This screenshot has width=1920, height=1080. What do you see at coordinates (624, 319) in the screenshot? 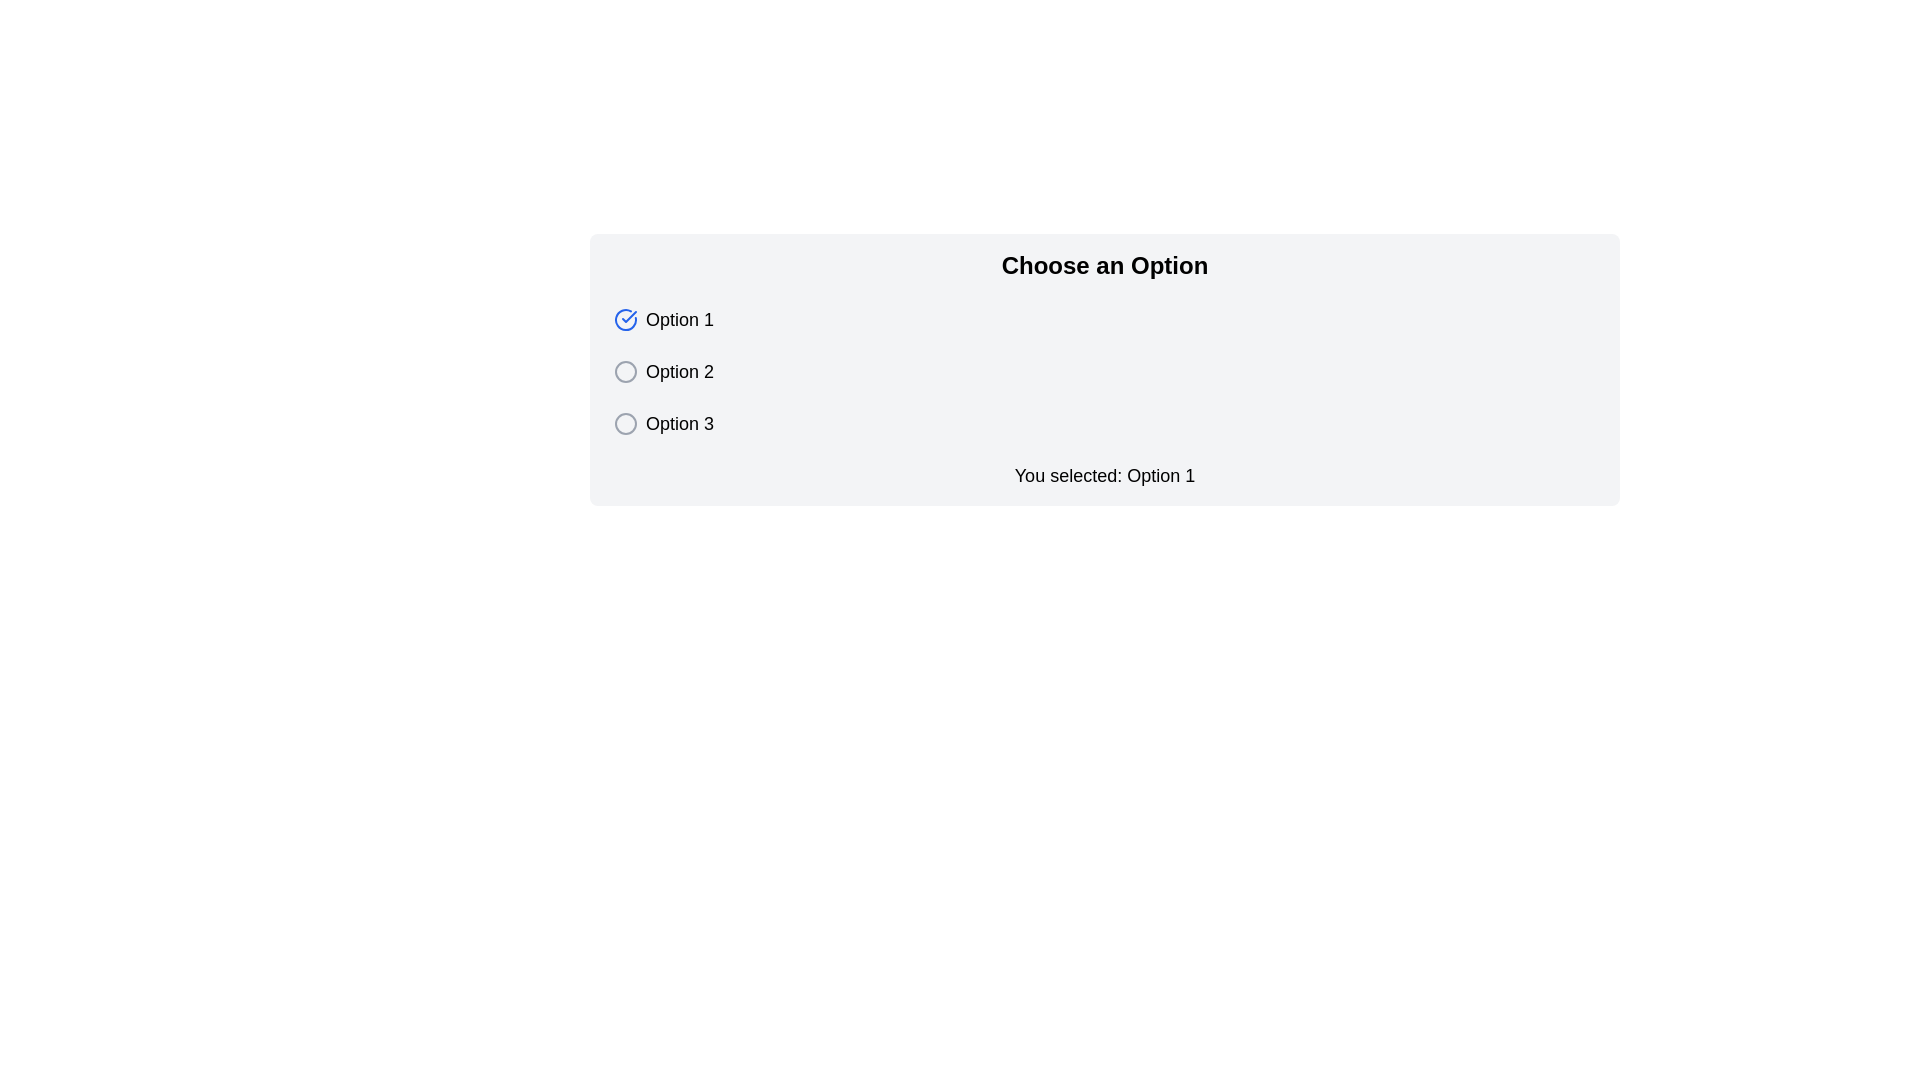
I see `the checkmark icon indicating that 'Option 1' is selected by moving the cursor to its center point` at bounding box center [624, 319].